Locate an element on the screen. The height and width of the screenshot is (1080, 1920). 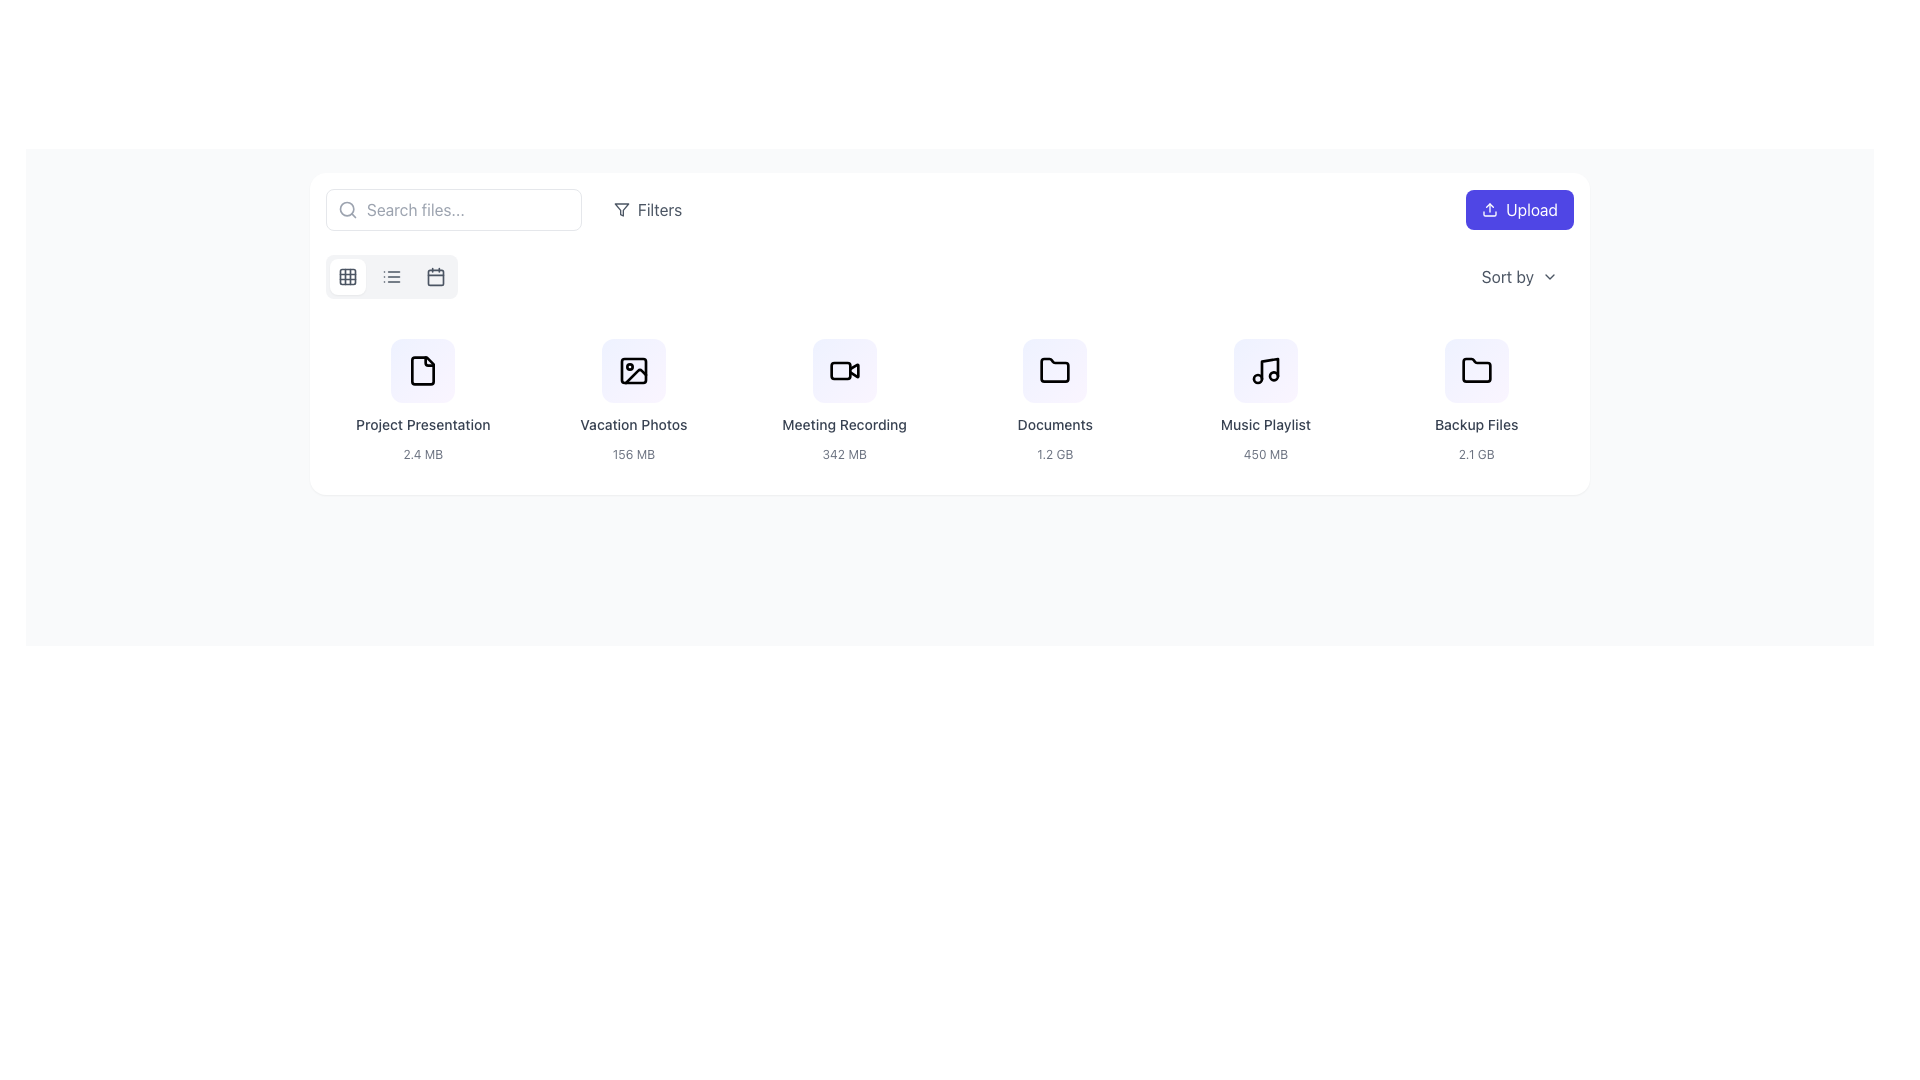
the first button in the top-left corner of the main content panel is located at coordinates (347, 277).